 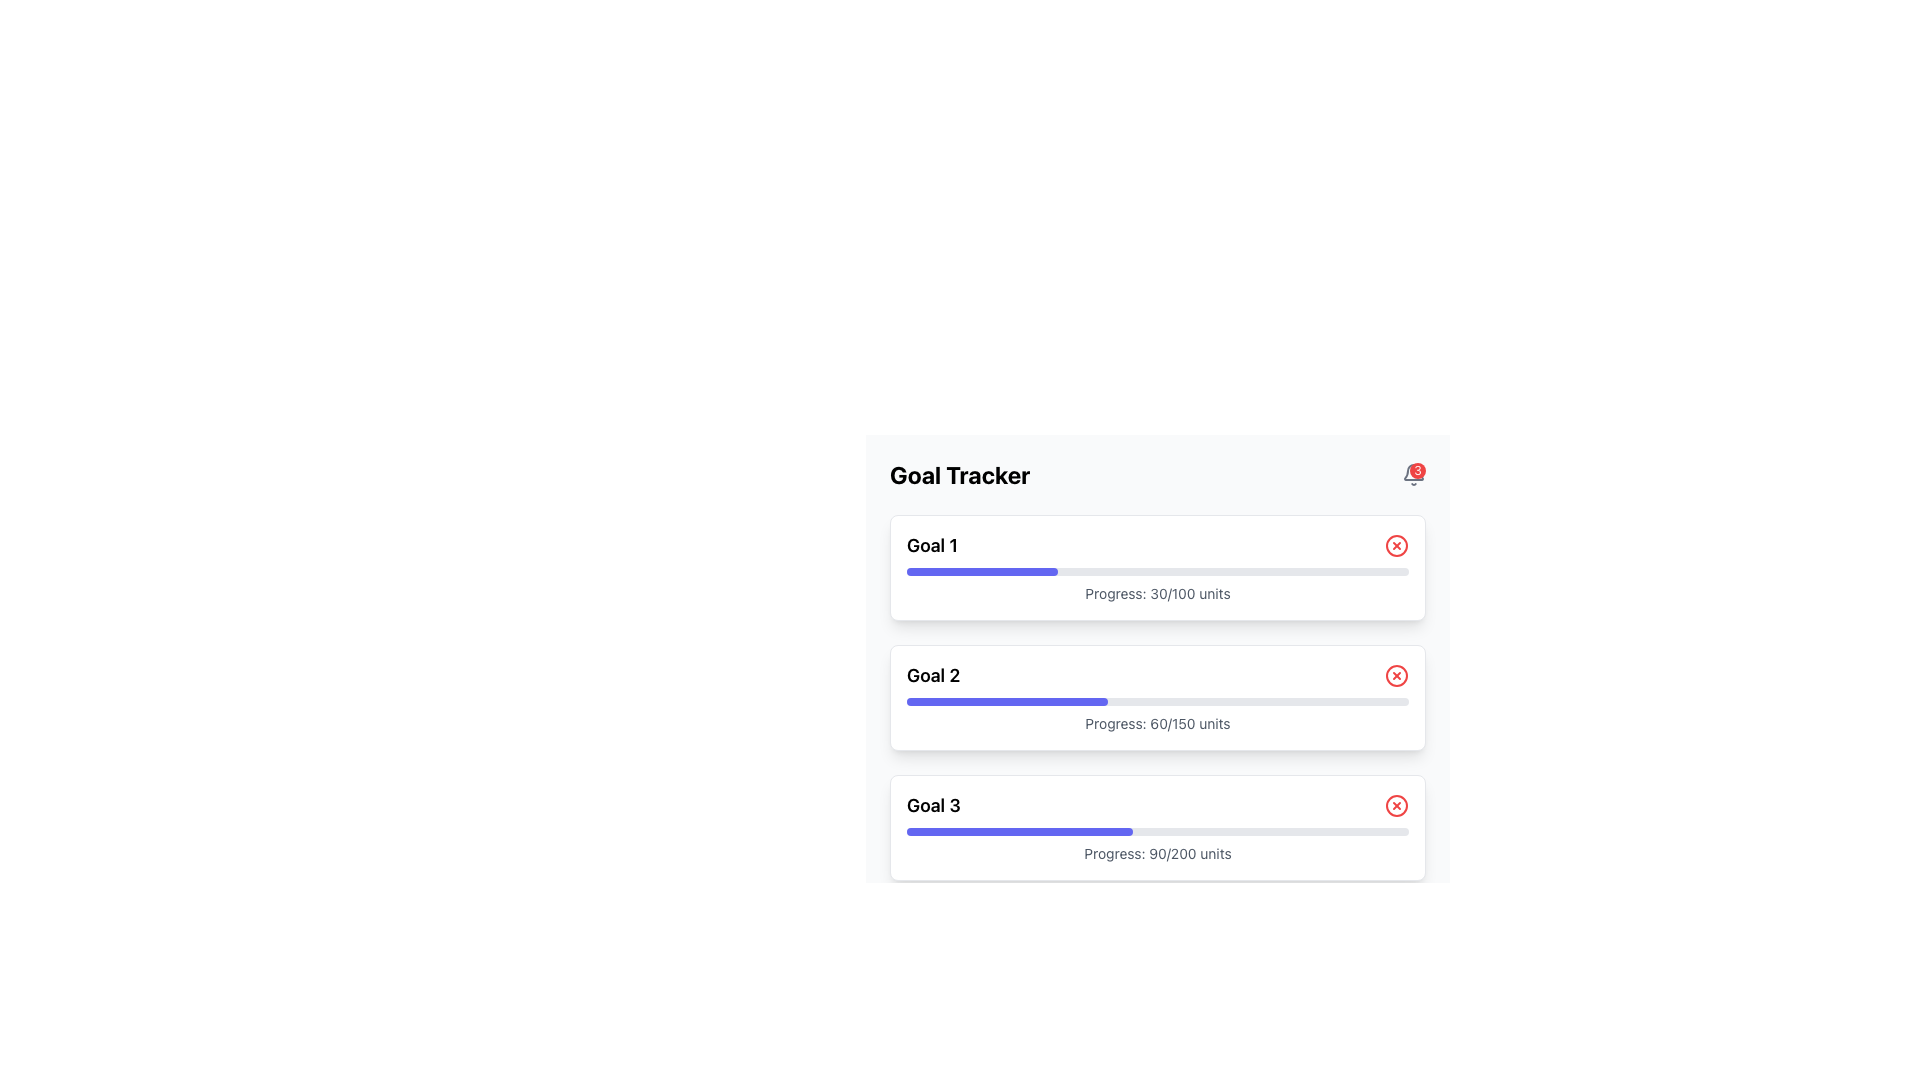 I want to click on the delete or cancel button located in the Goal 3 section, positioned to the far right side, aligned horizontally with the 'Goal 3' label, so click(x=1395, y=805).